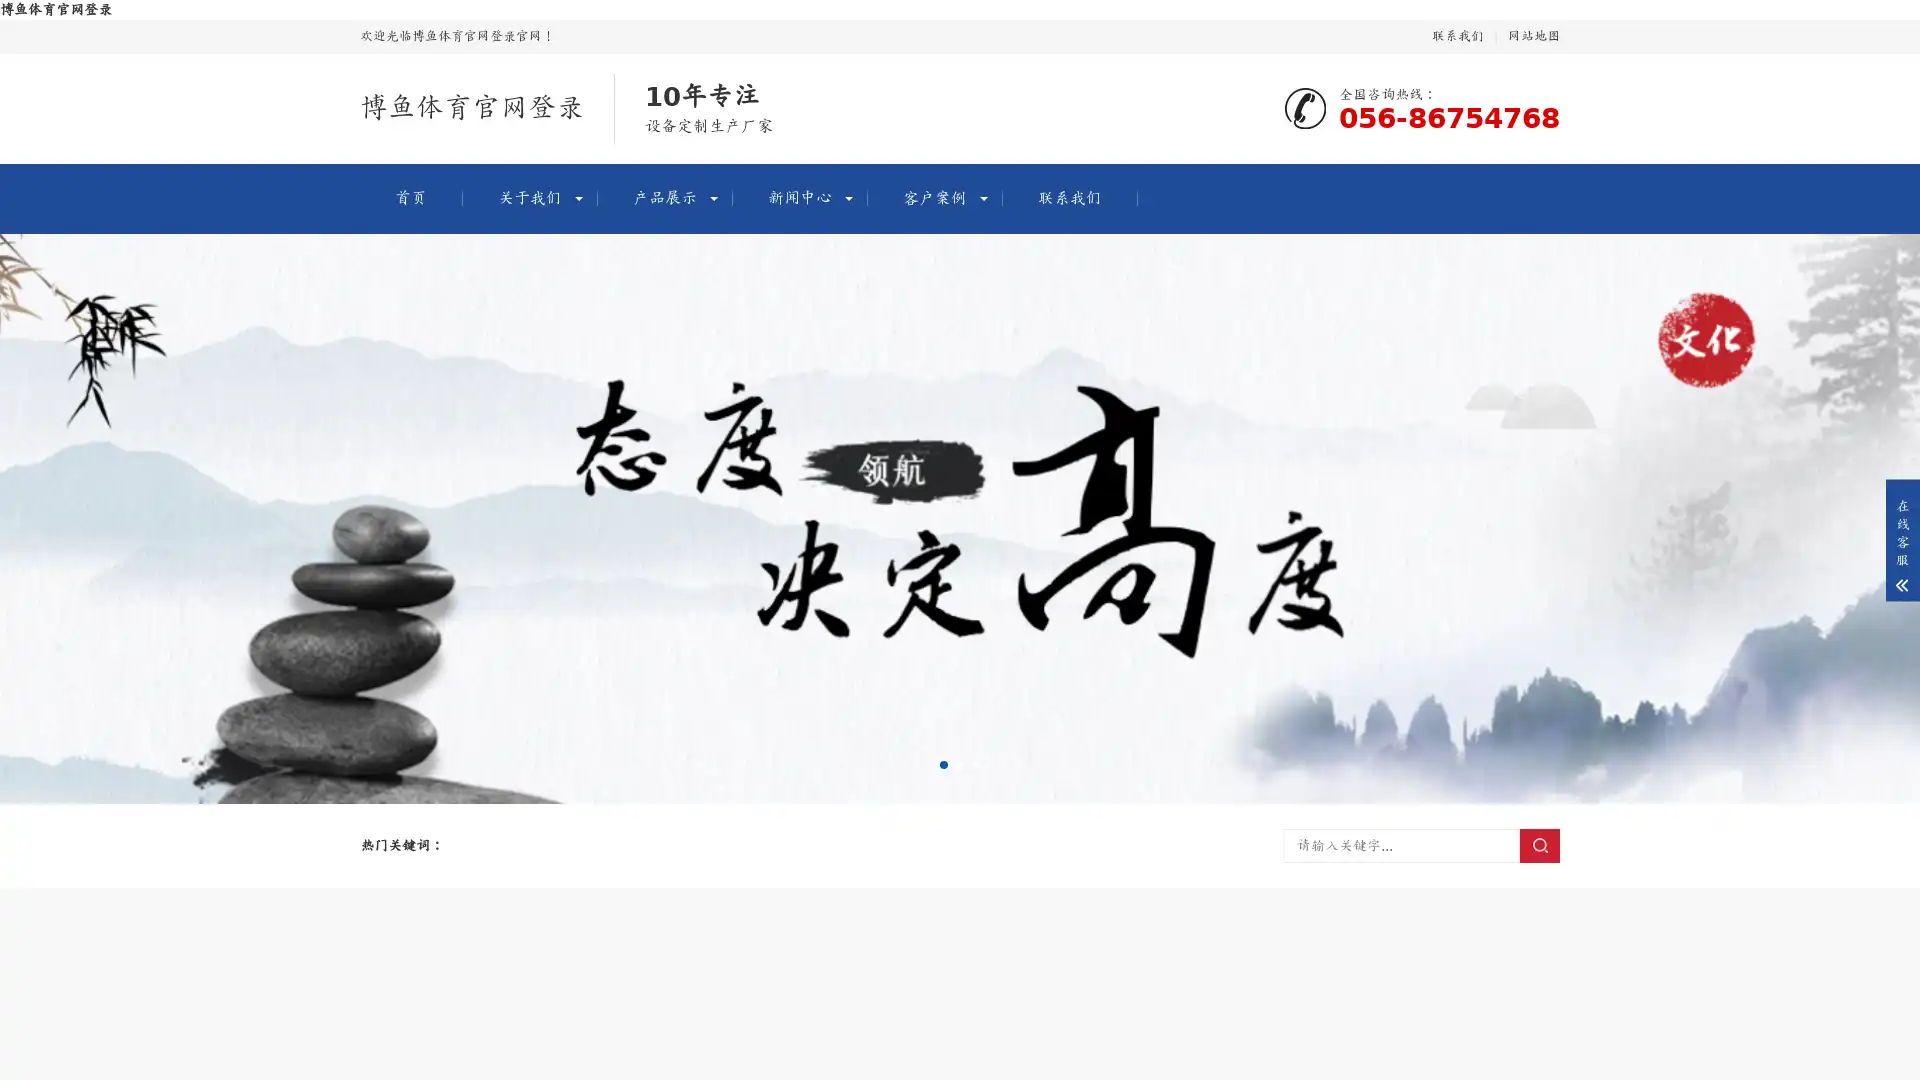 Image resolution: width=1920 pixels, height=1080 pixels. I want to click on Go to slide 1, so click(943, 764).